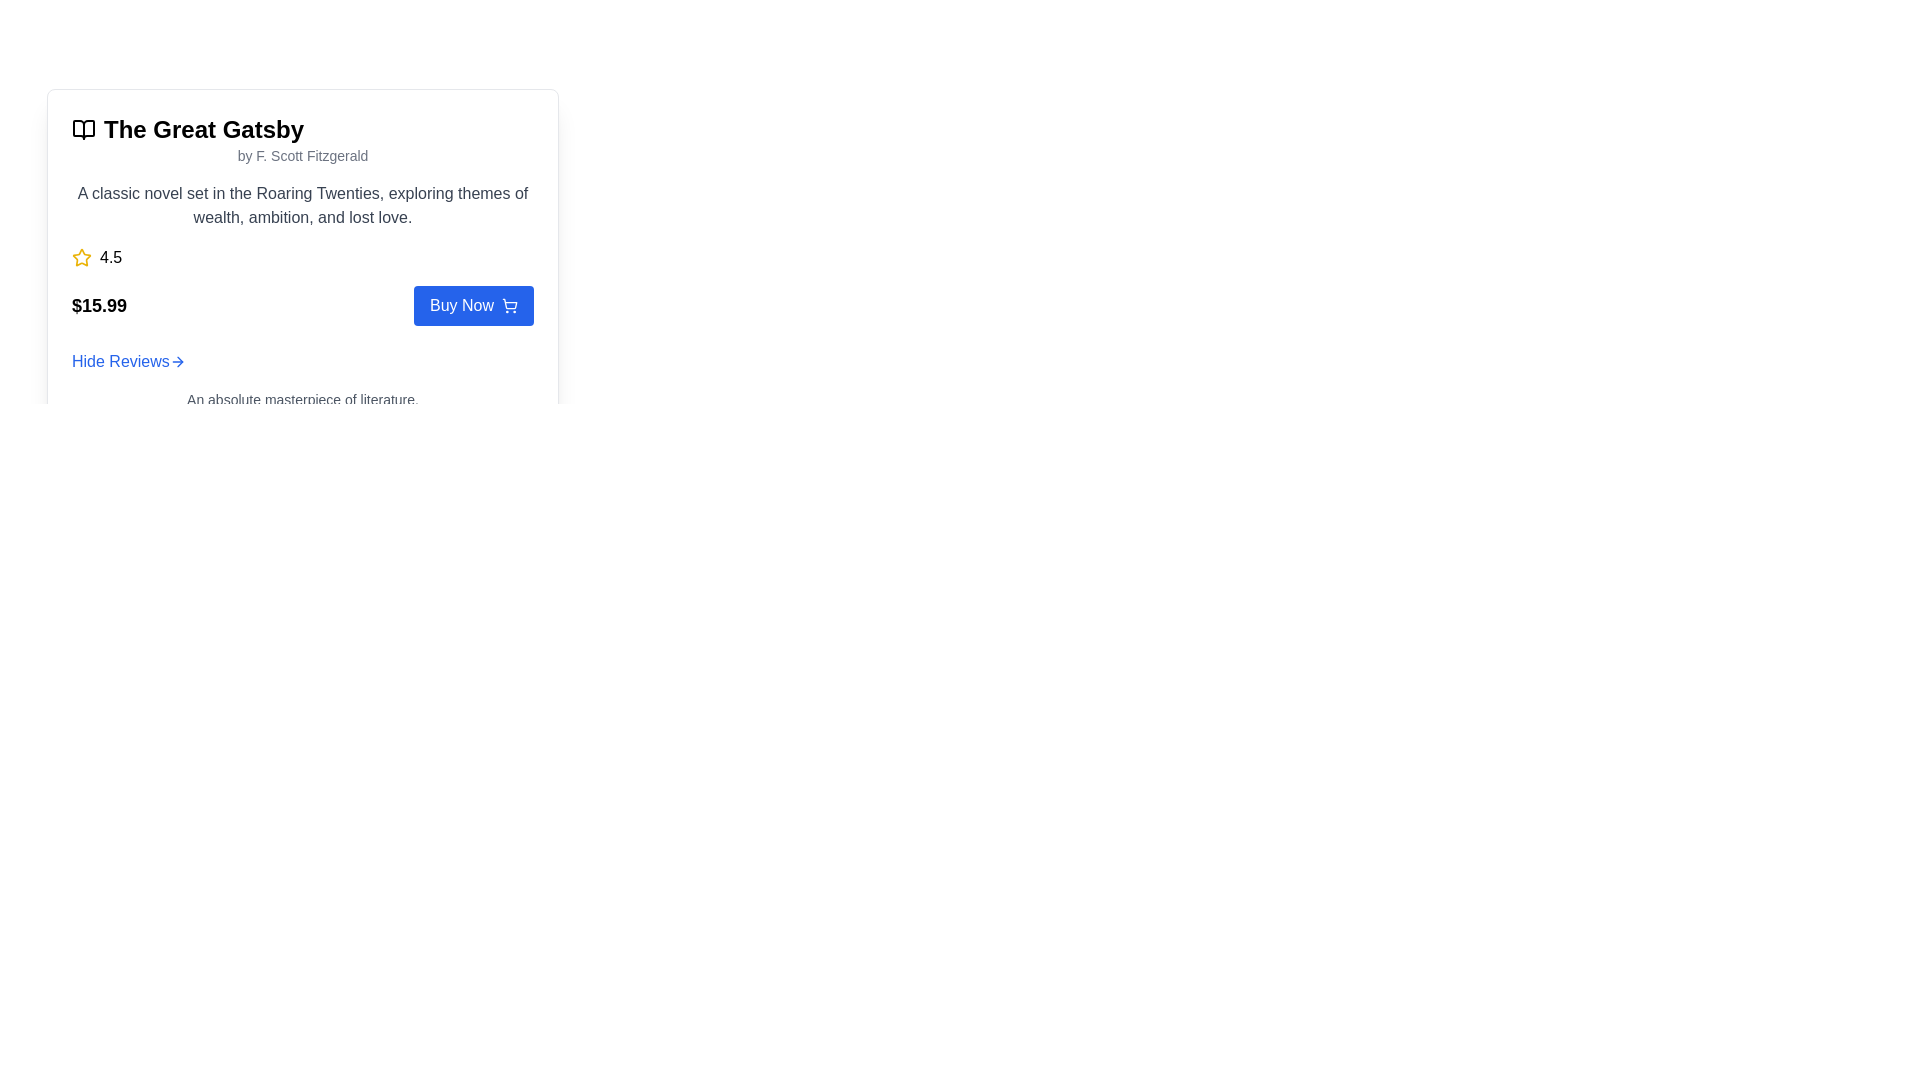 This screenshot has width=1920, height=1080. What do you see at coordinates (127, 362) in the screenshot?
I see `the hyperlink located below the 'Buy Now' button and above the review section` at bounding box center [127, 362].